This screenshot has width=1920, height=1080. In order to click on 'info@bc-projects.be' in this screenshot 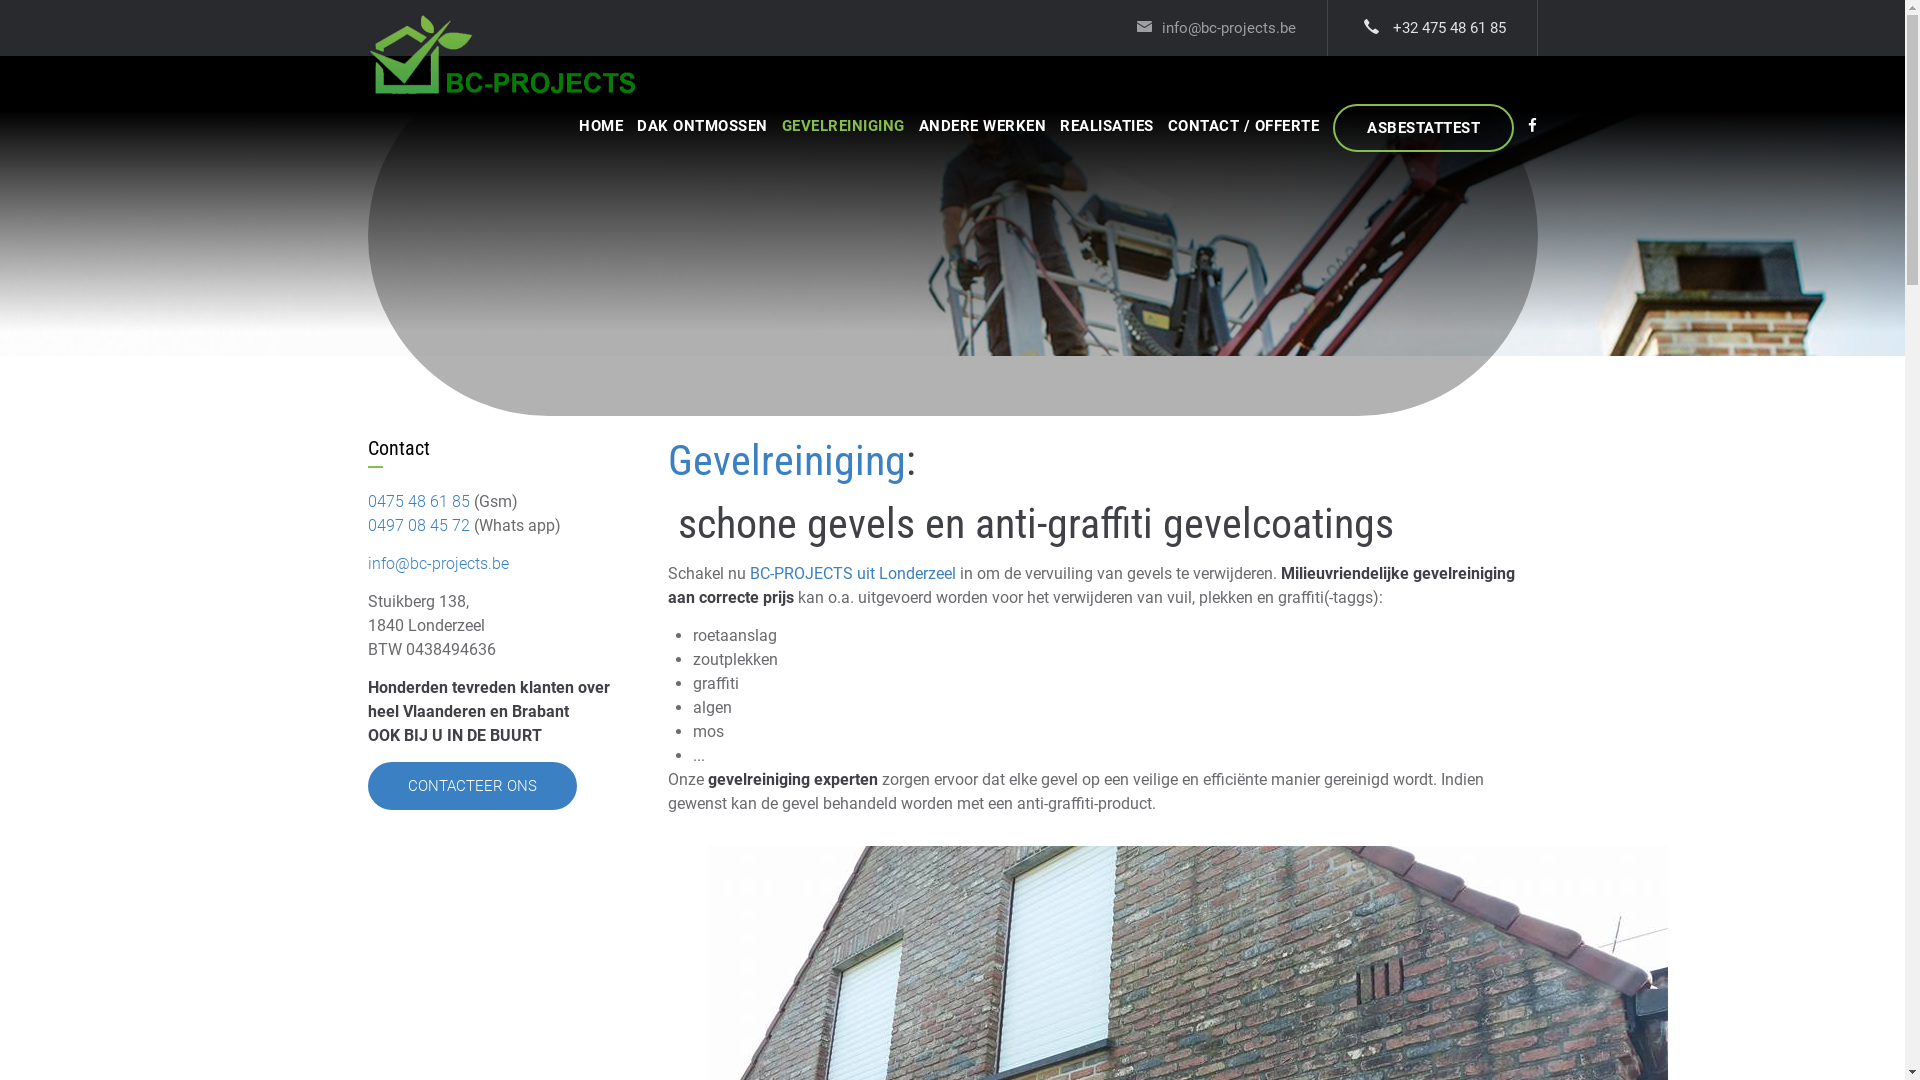, I will do `click(1214, 27)`.